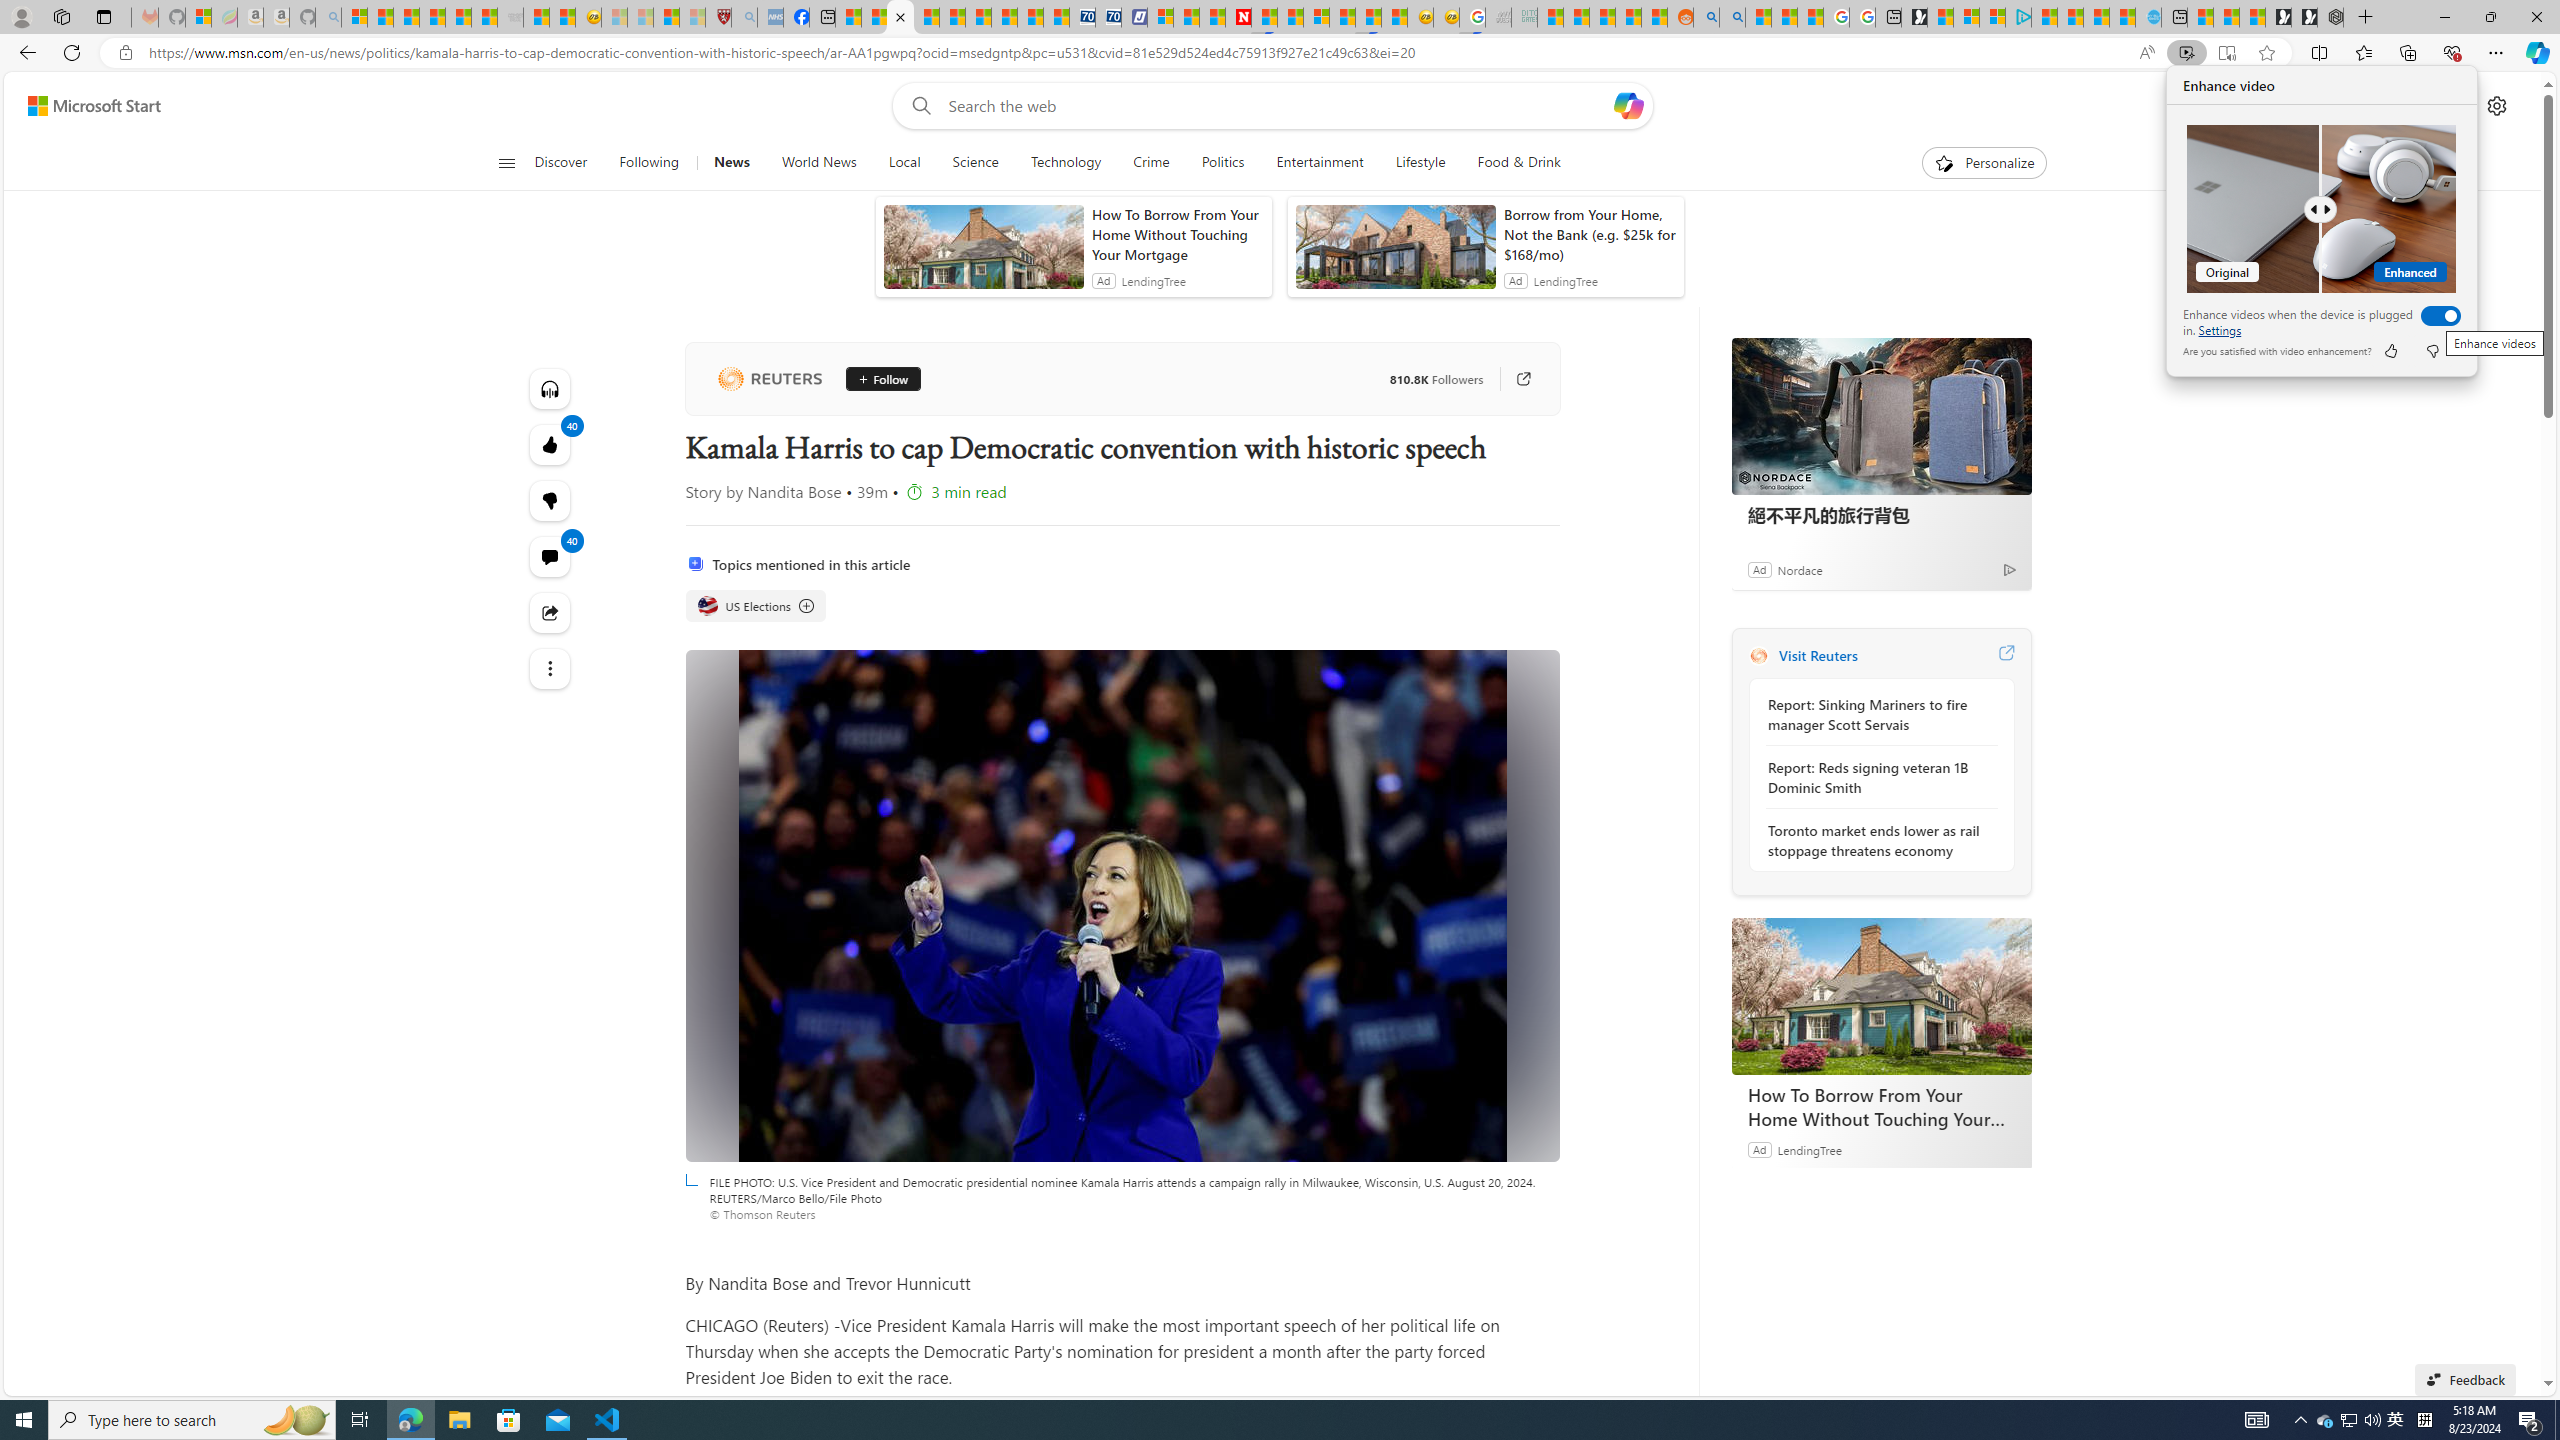  Describe the element at coordinates (705, 605) in the screenshot. I see `'US Elections'` at that location.